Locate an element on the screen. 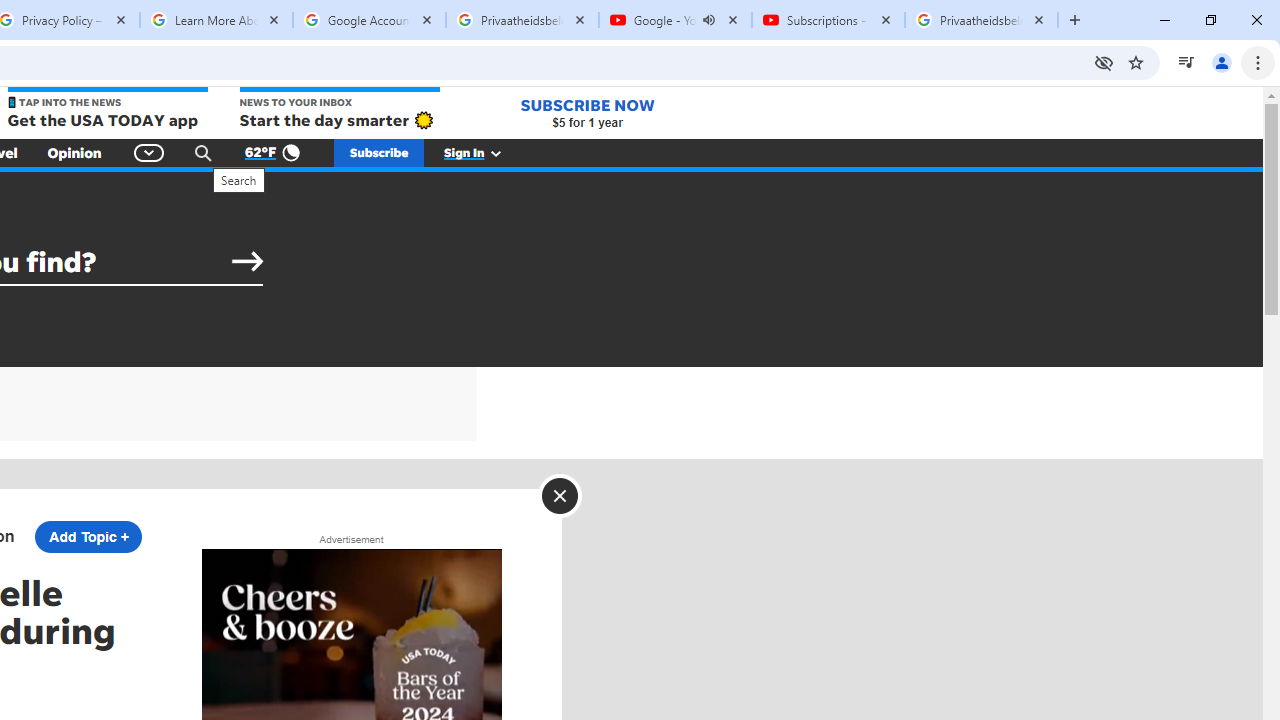  'Google Account' is located at coordinates (369, 20).